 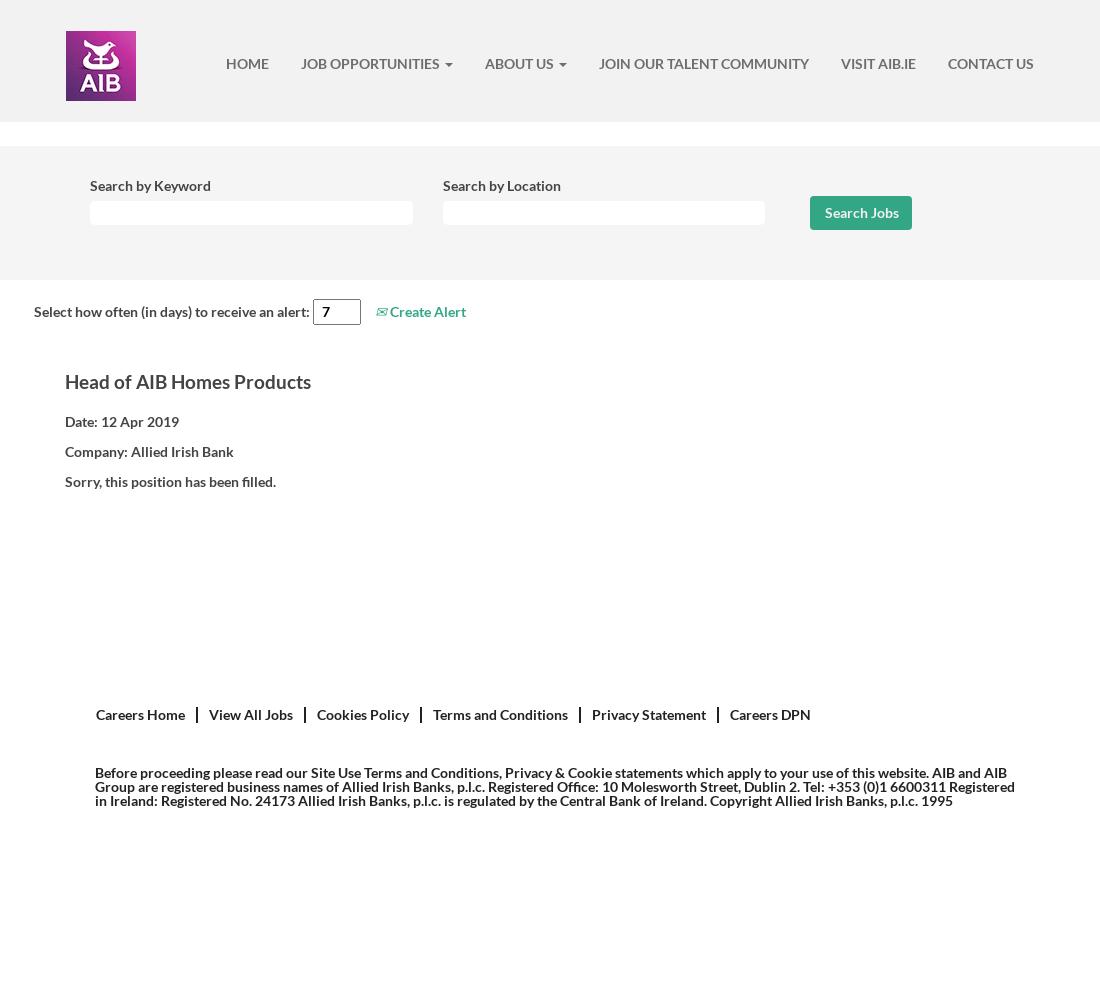 I want to click on 'Careers Home', so click(x=139, y=713).